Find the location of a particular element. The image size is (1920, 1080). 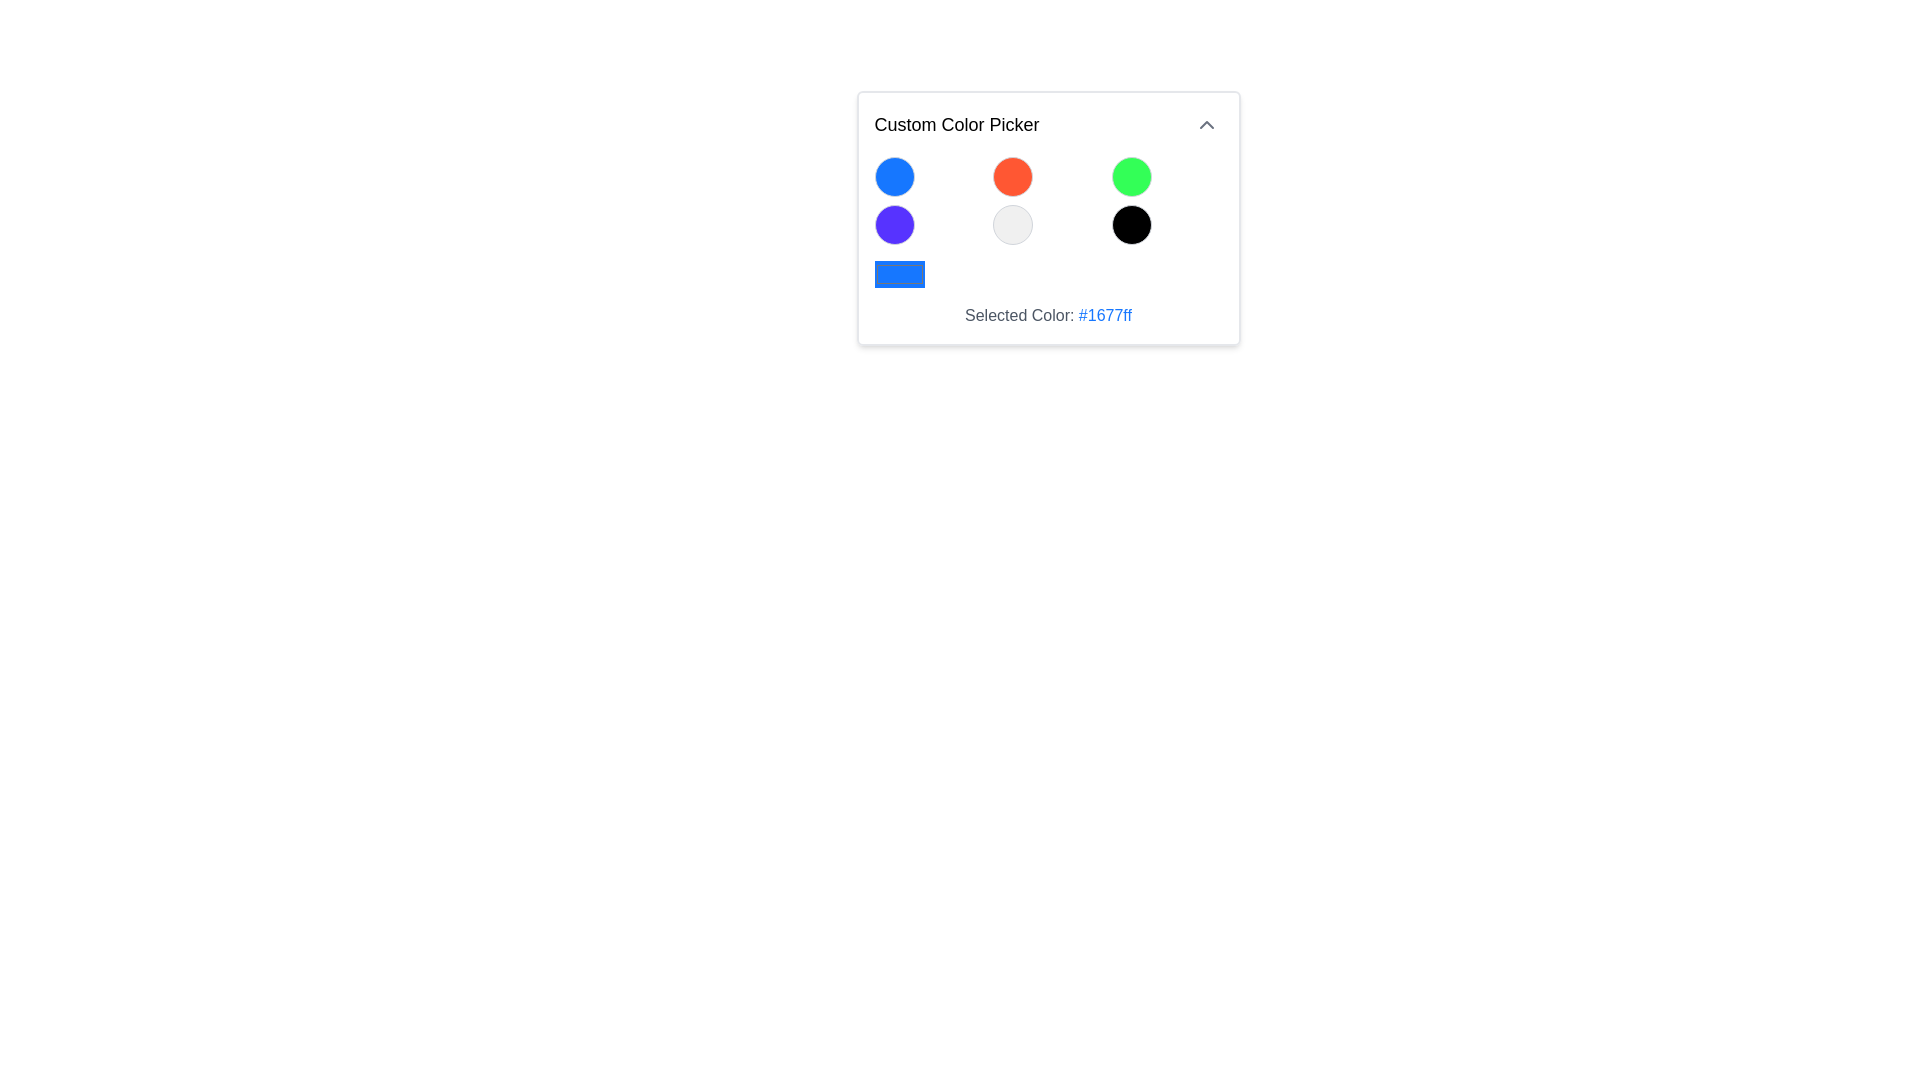

the circular button with a purple background located in the second row, first column of the grid layout in the color picker interface is located at coordinates (893, 224).